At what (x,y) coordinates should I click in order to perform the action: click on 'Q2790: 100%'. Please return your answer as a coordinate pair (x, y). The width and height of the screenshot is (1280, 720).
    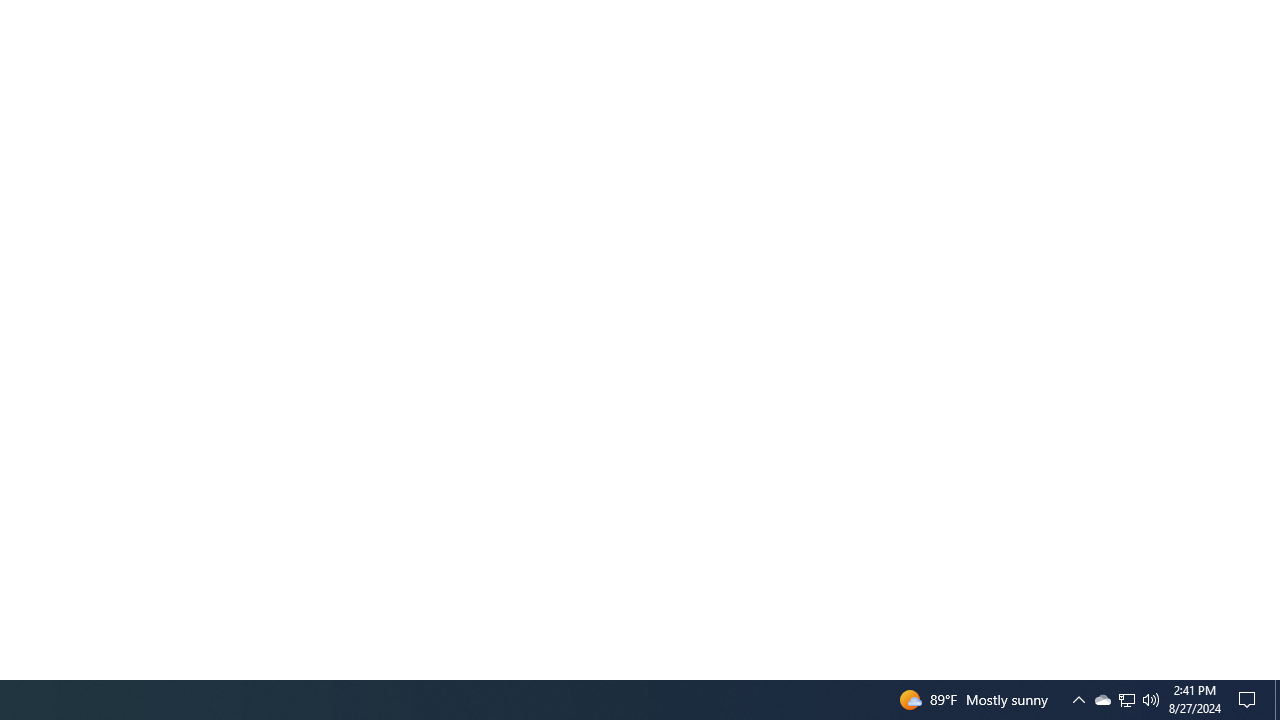
    Looking at the image, I should click on (1127, 698).